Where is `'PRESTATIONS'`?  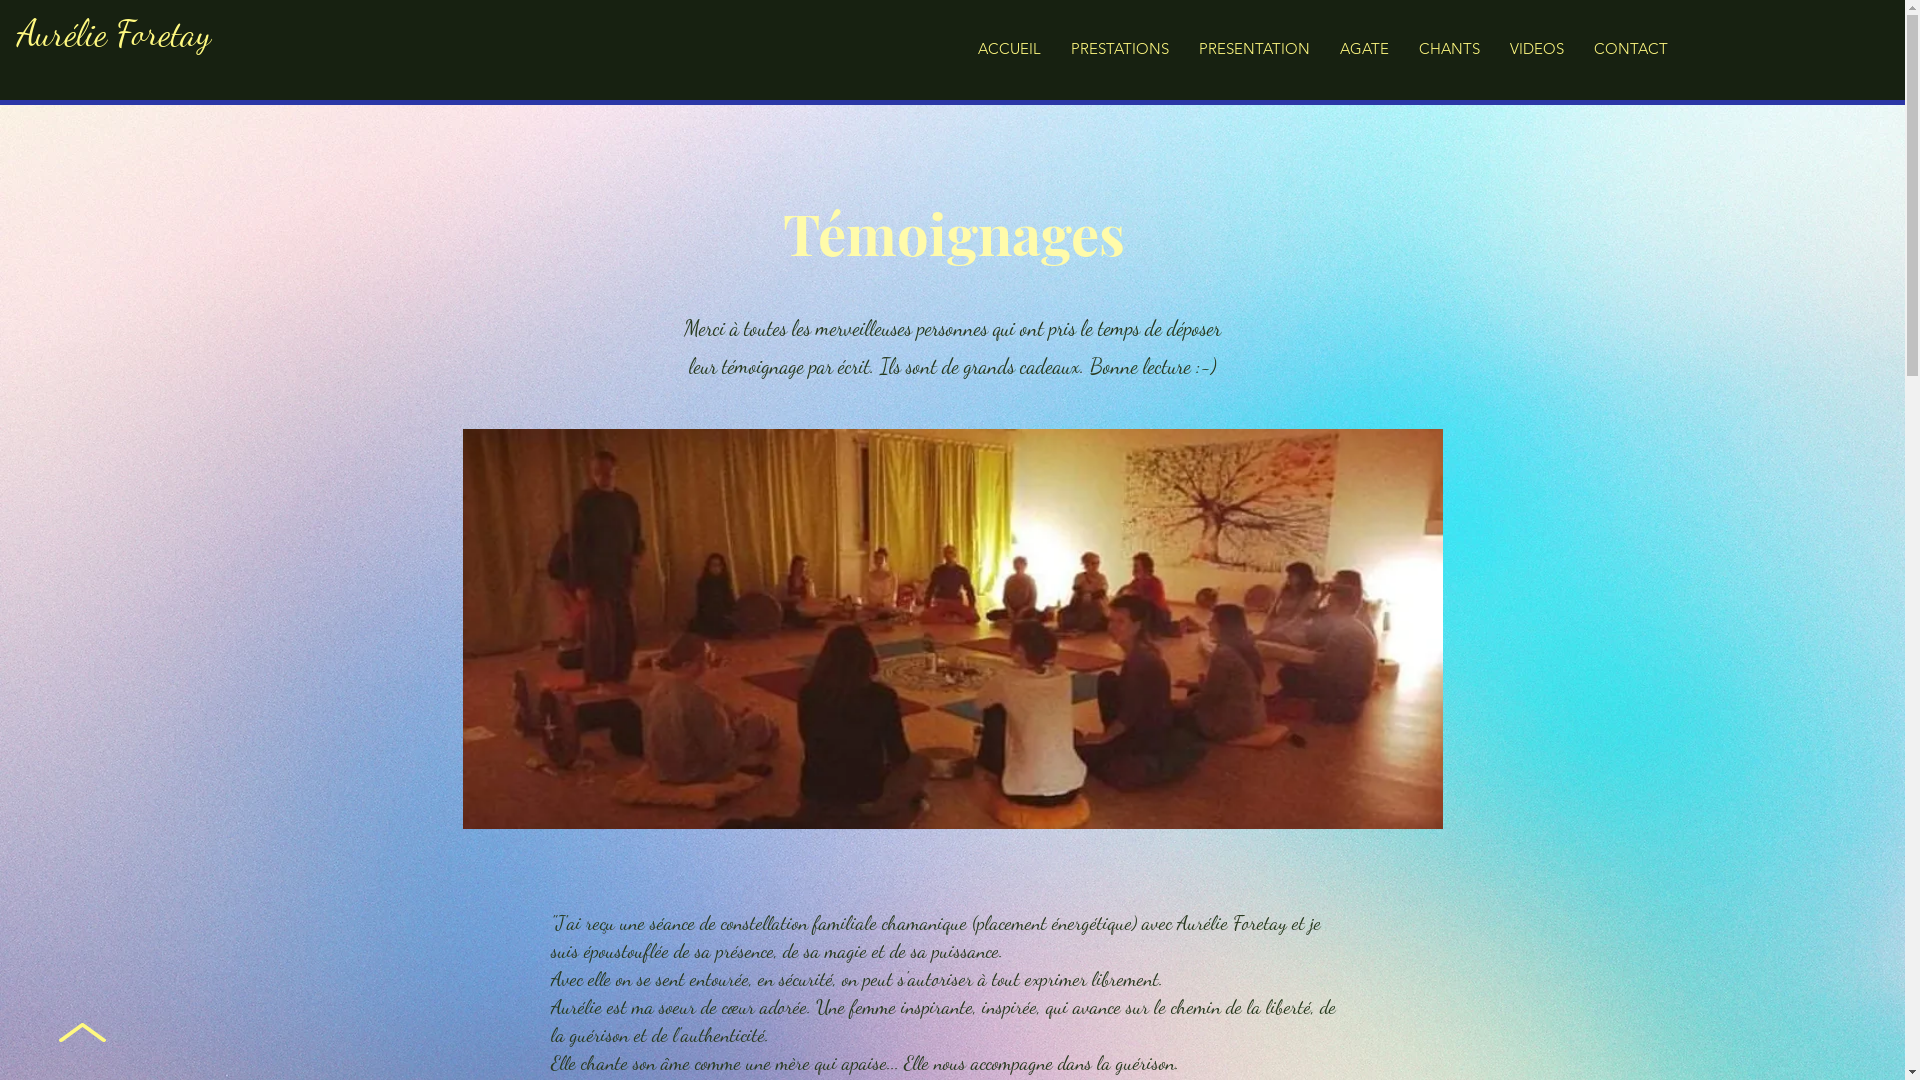
'PRESTATIONS' is located at coordinates (1118, 48).